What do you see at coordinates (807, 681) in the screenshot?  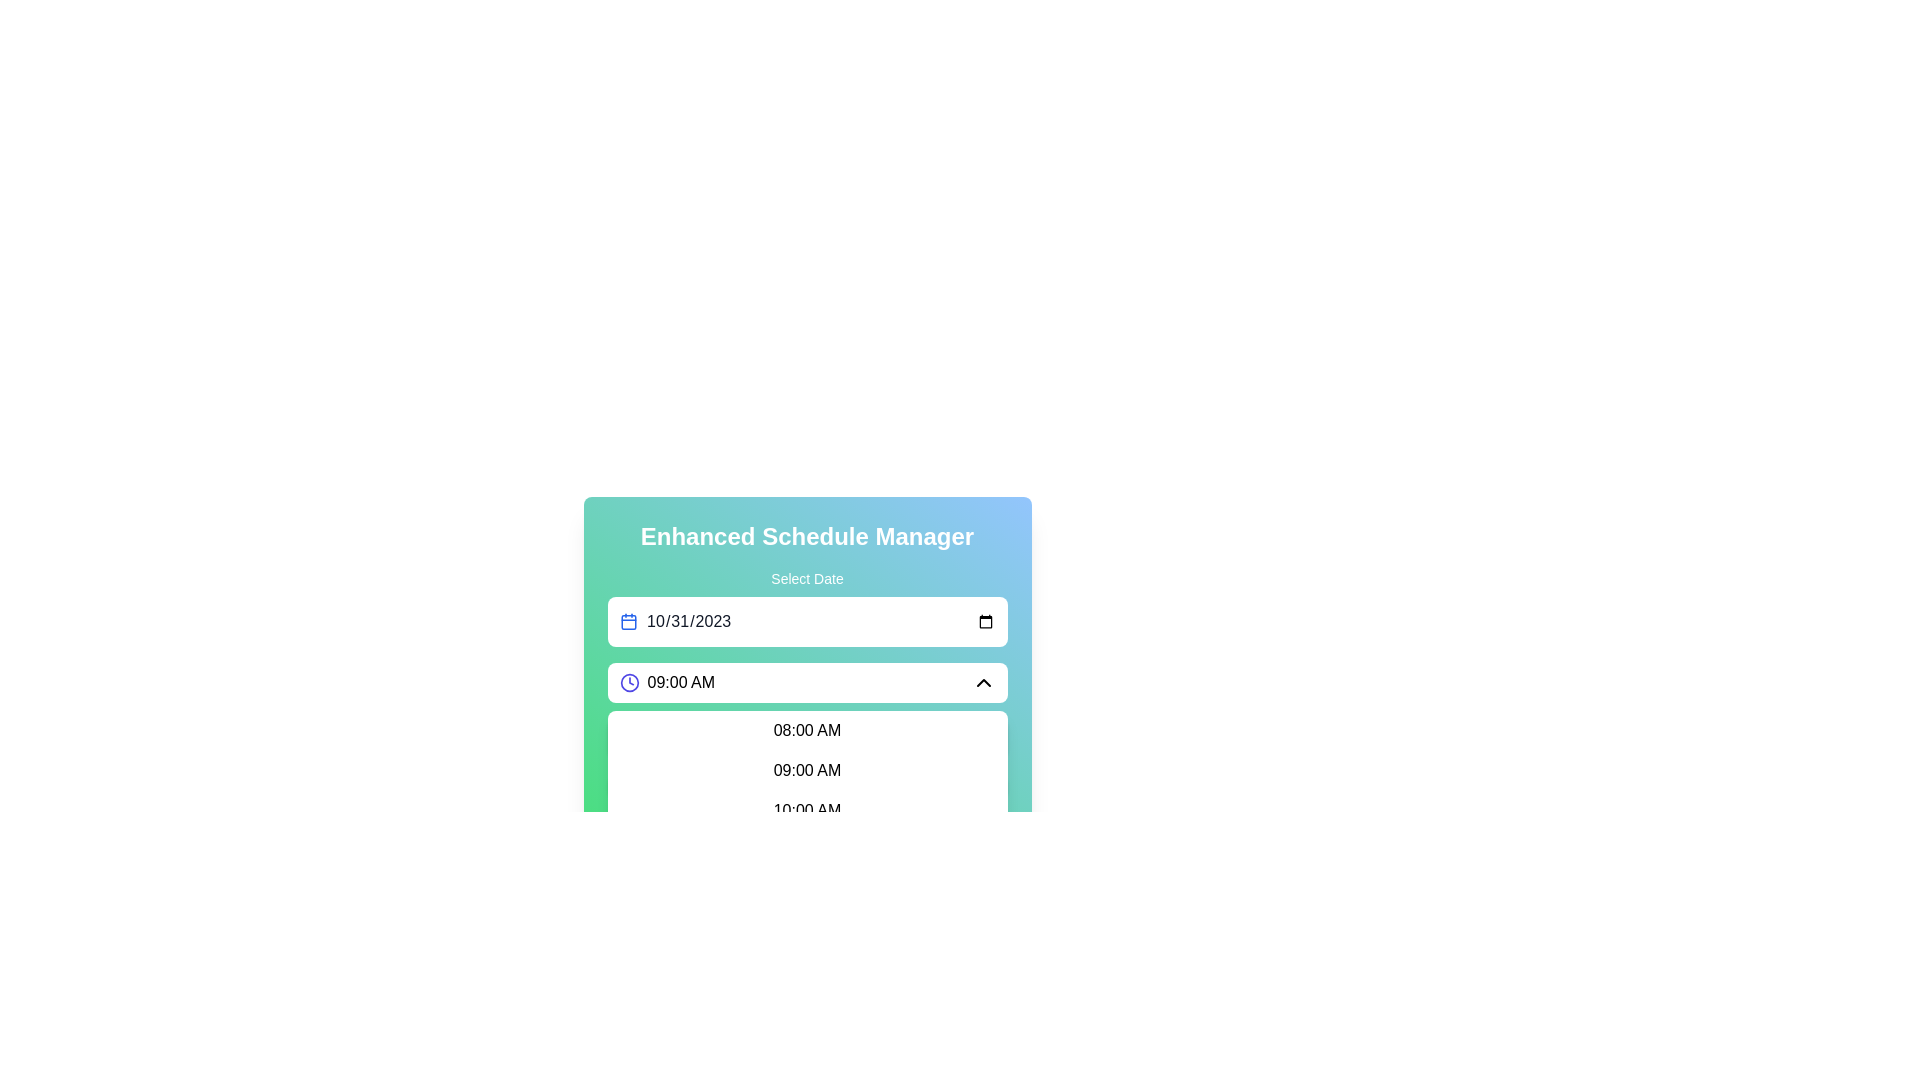 I see `the Dropdown selector button displaying '09:00 AM'` at bounding box center [807, 681].